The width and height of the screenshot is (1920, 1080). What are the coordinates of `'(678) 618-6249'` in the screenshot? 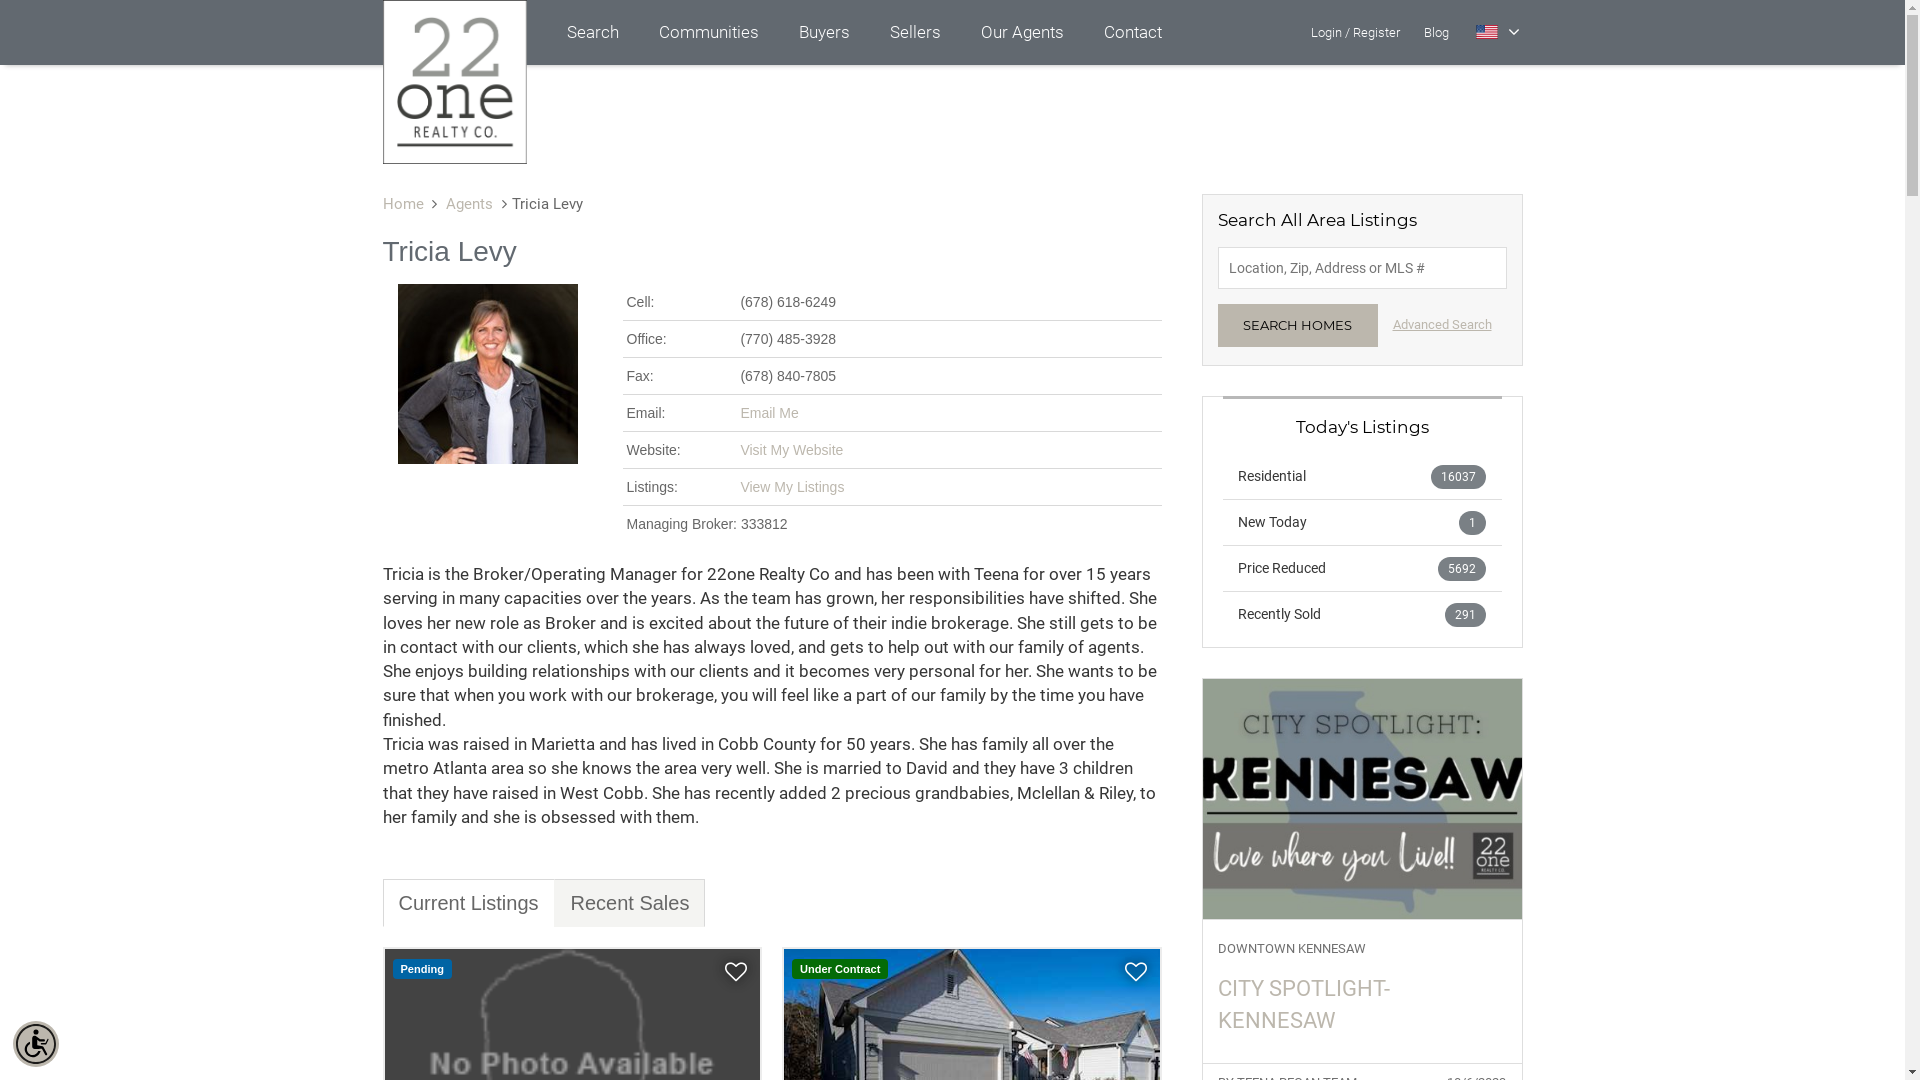 It's located at (738, 301).